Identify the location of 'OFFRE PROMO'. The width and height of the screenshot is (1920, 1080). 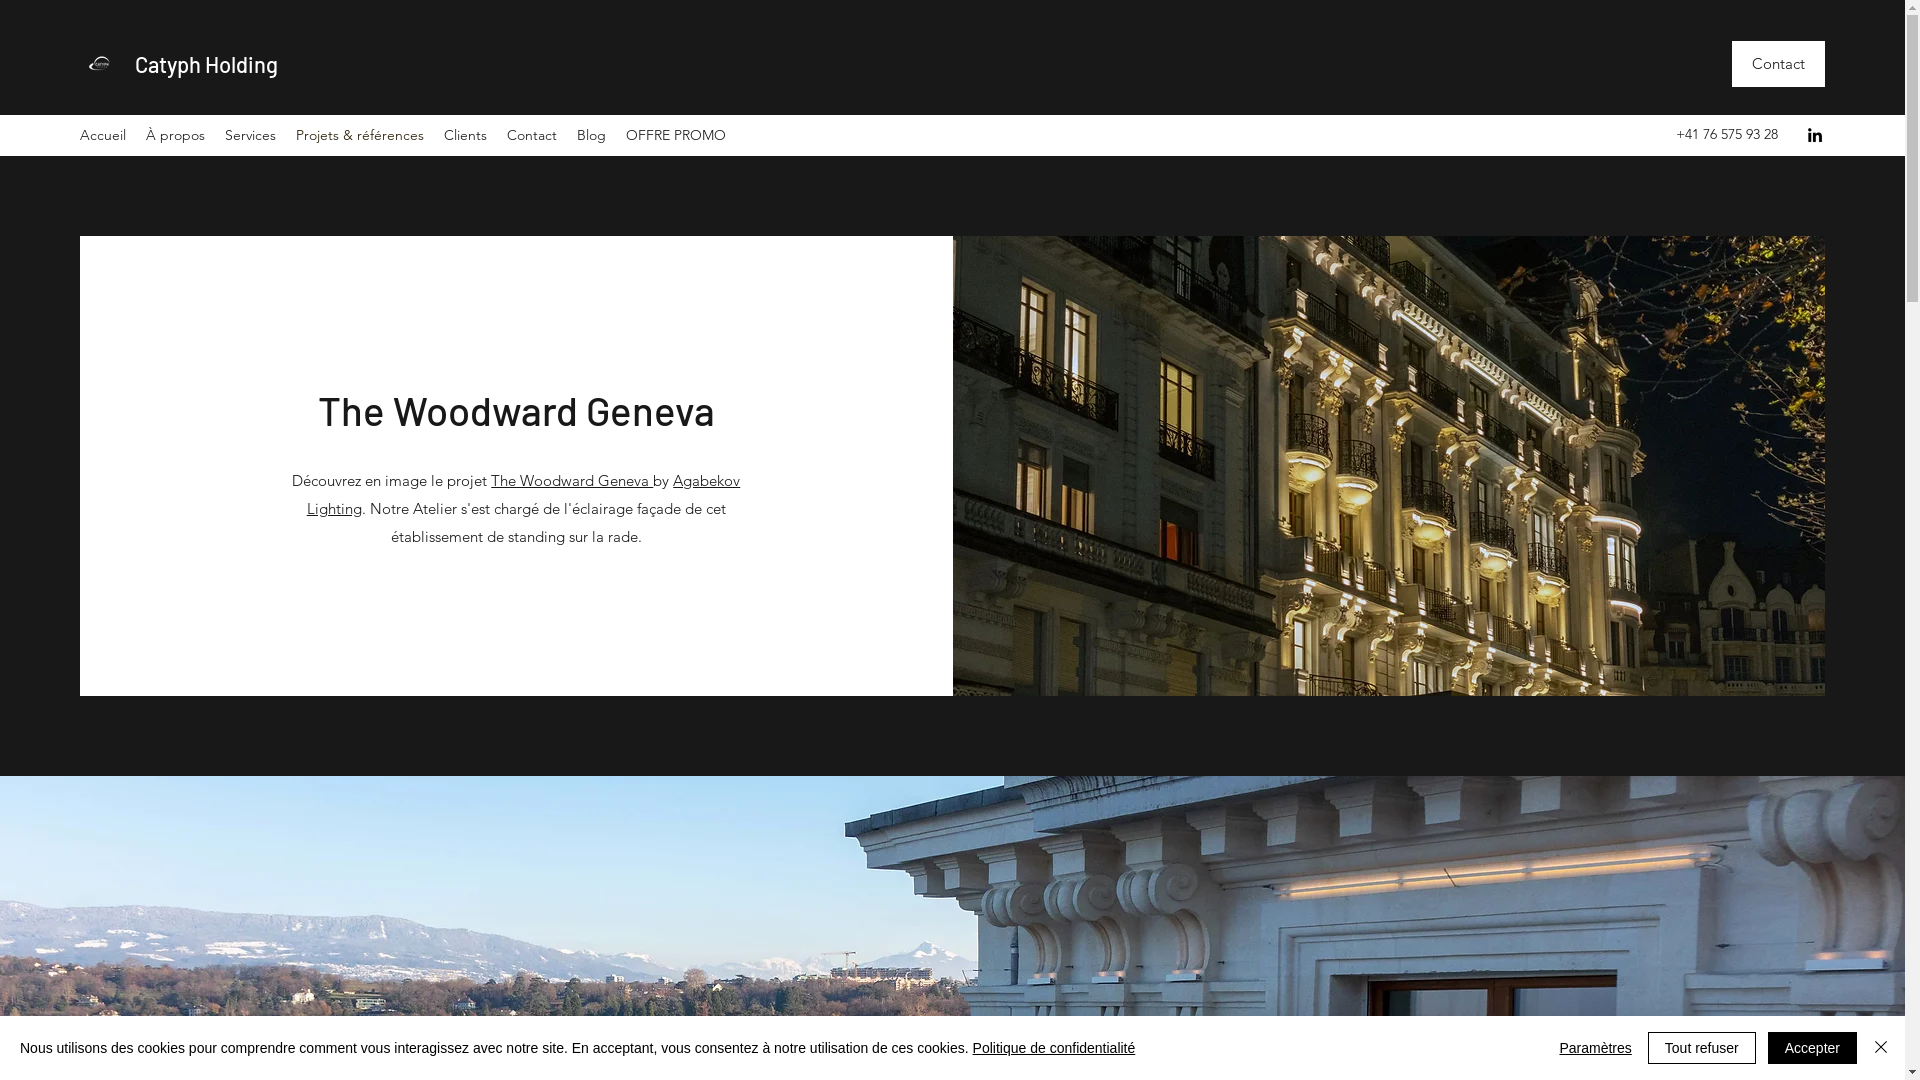
(676, 135).